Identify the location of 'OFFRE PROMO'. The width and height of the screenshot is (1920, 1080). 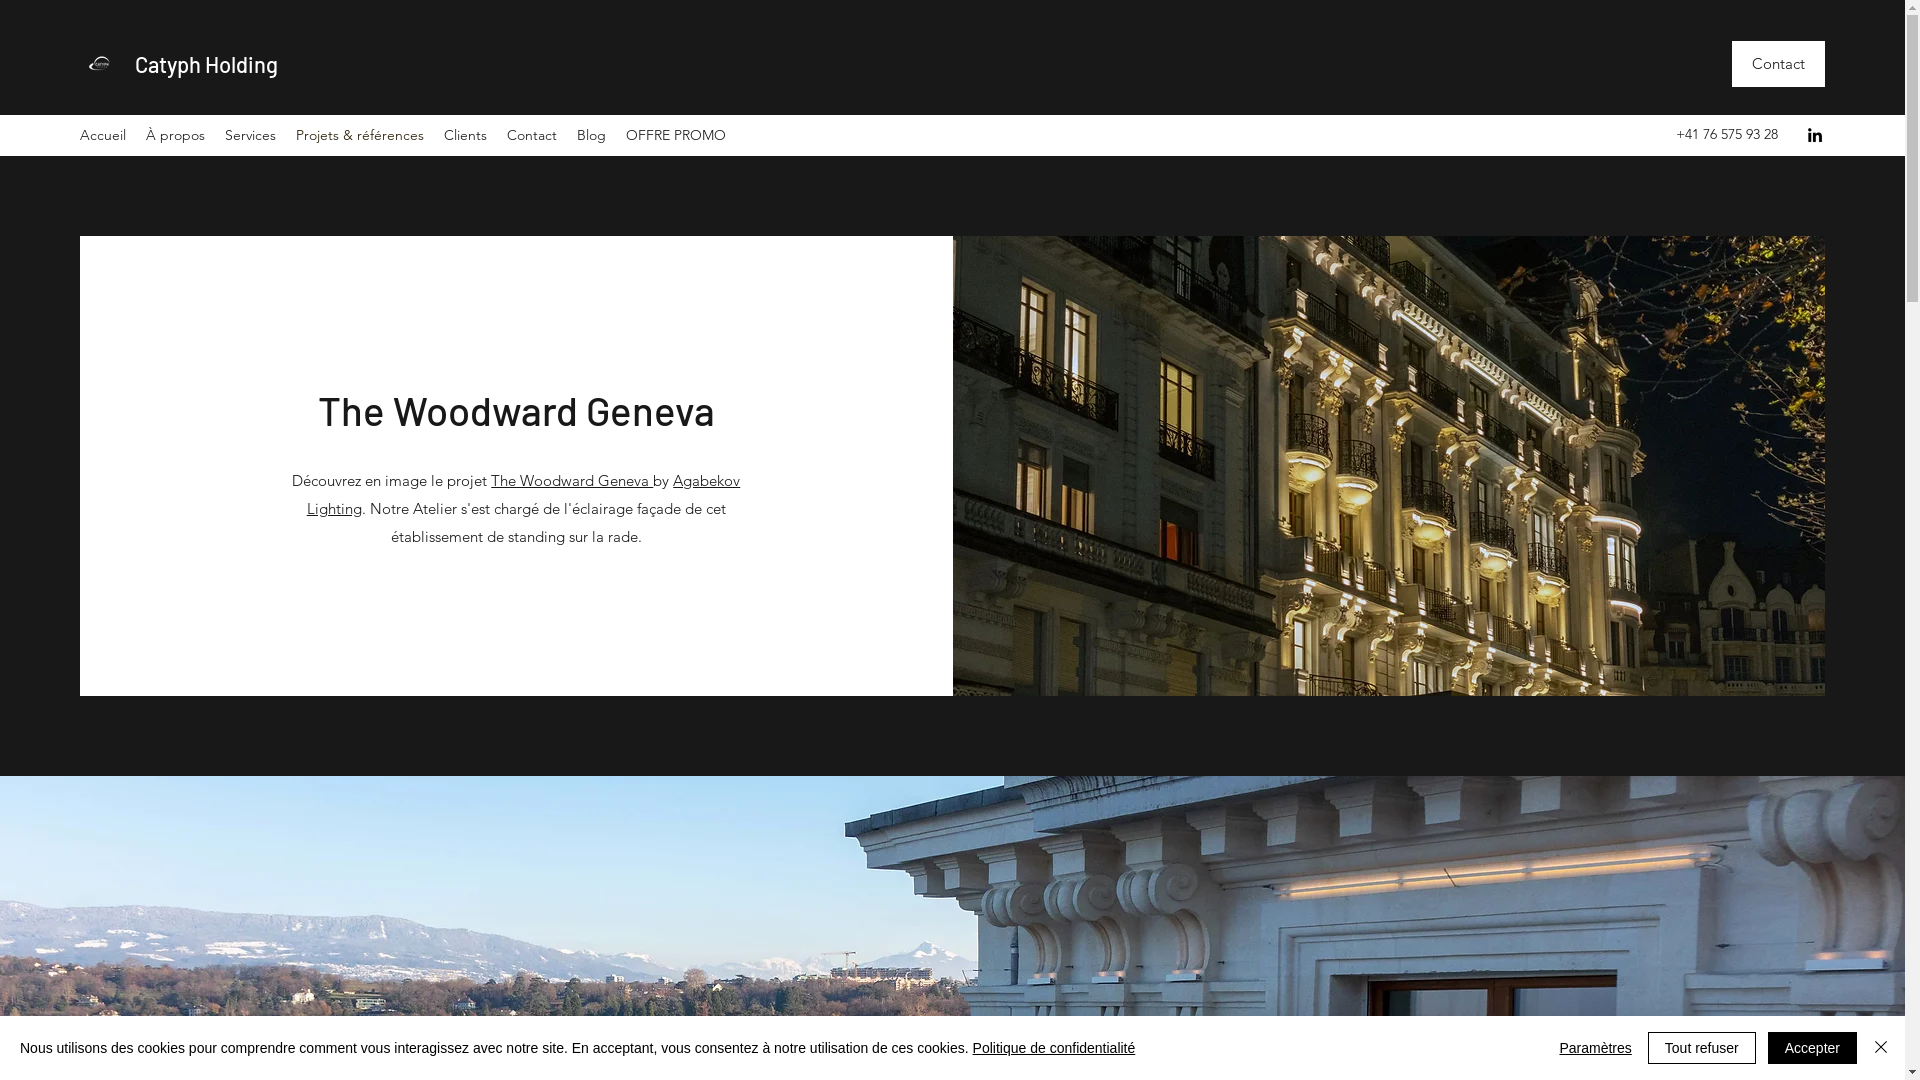
(676, 135).